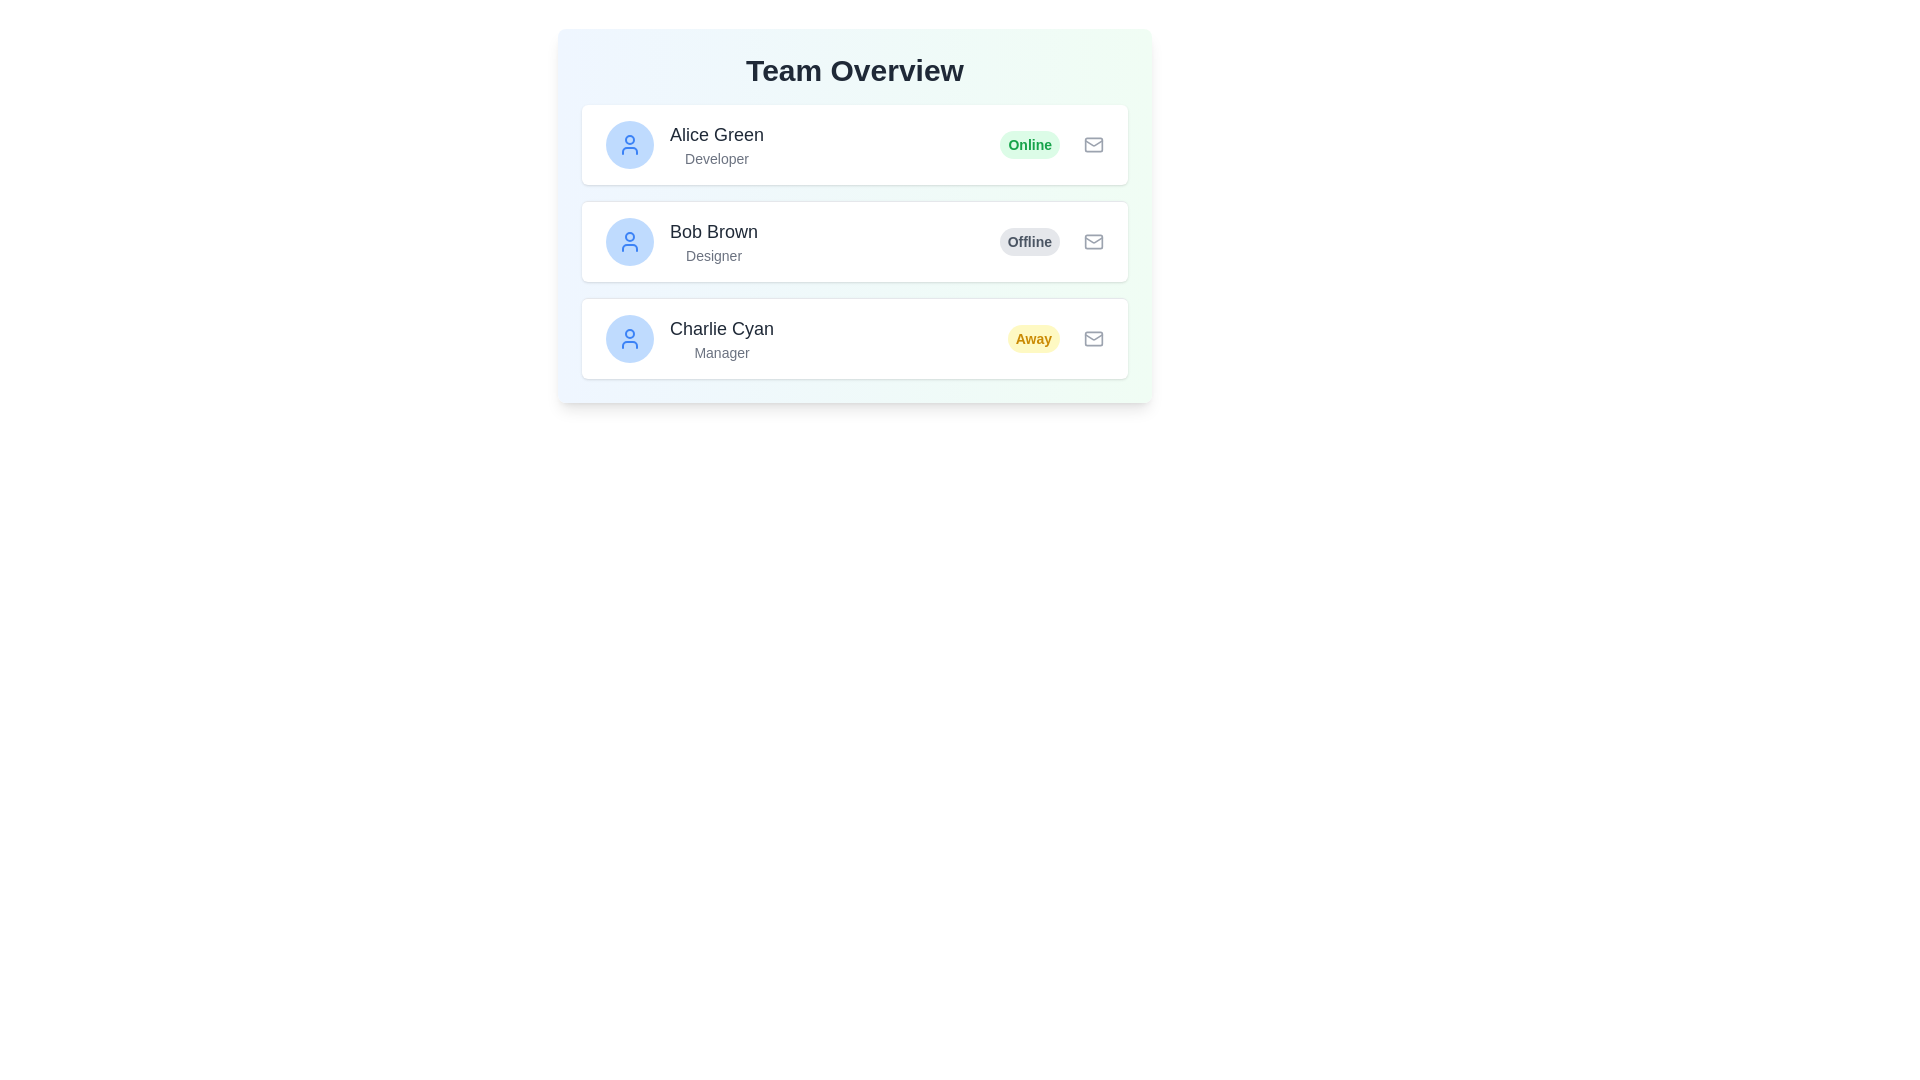  Describe the element at coordinates (714, 230) in the screenshot. I see `text element displaying the name 'Bob Brown', which identifies a specific team member in the second row of the vertical list` at that location.